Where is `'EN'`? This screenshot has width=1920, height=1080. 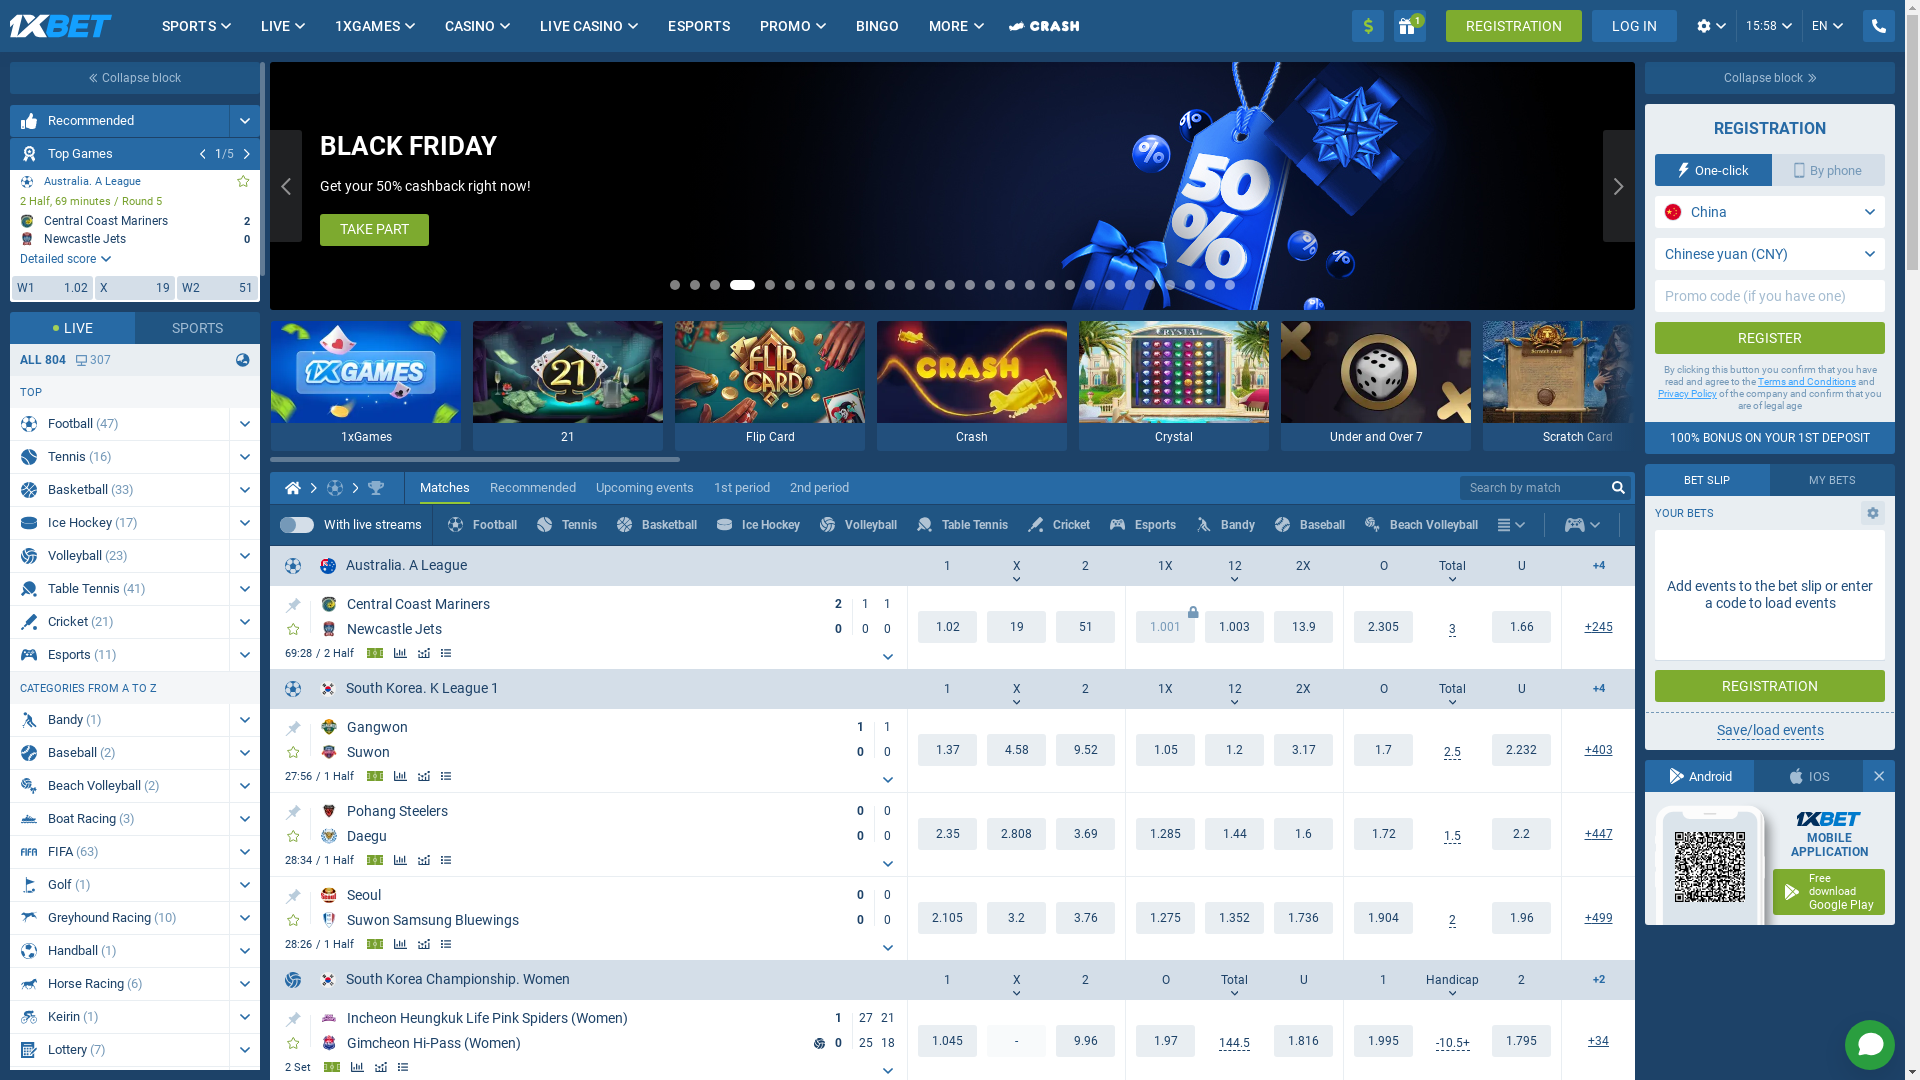
'EN' is located at coordinates (1806, 26).